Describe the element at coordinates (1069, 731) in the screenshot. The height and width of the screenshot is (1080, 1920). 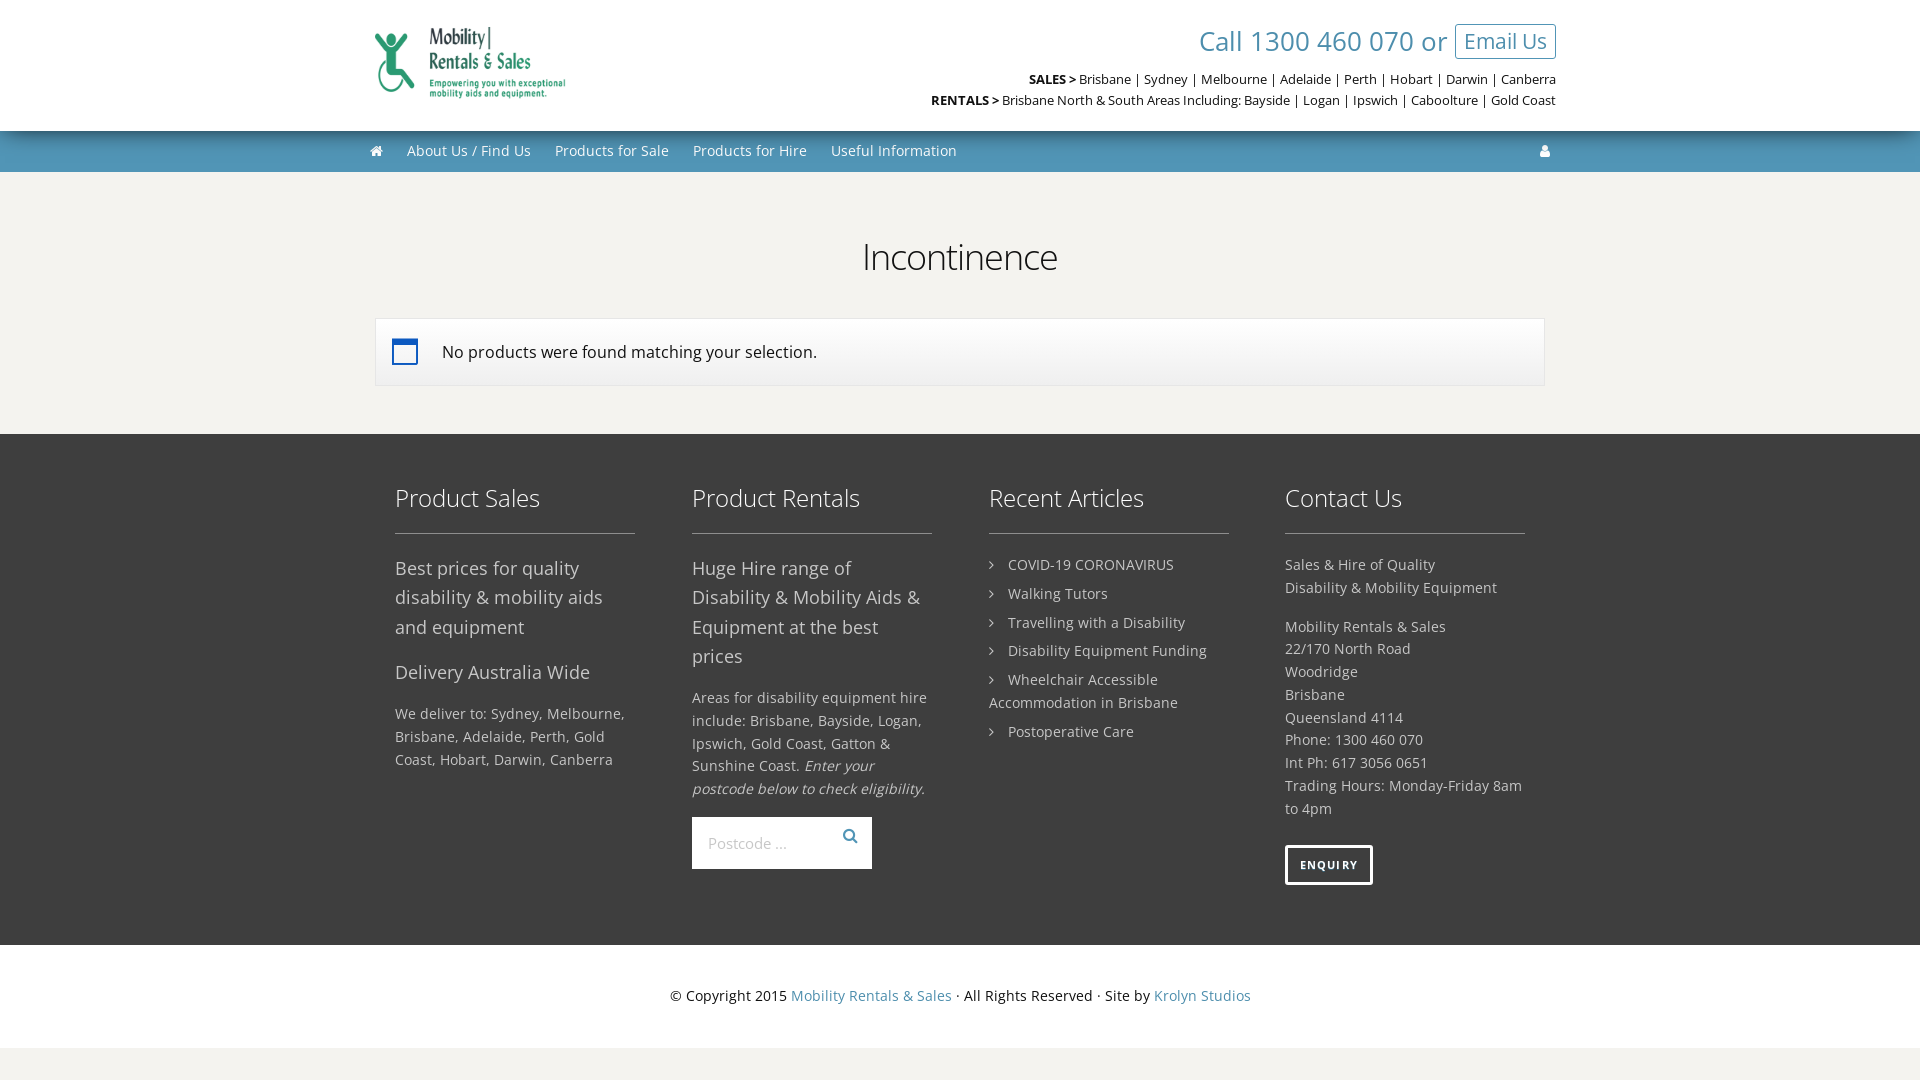
I see `'Postoperative Care'` at that location.